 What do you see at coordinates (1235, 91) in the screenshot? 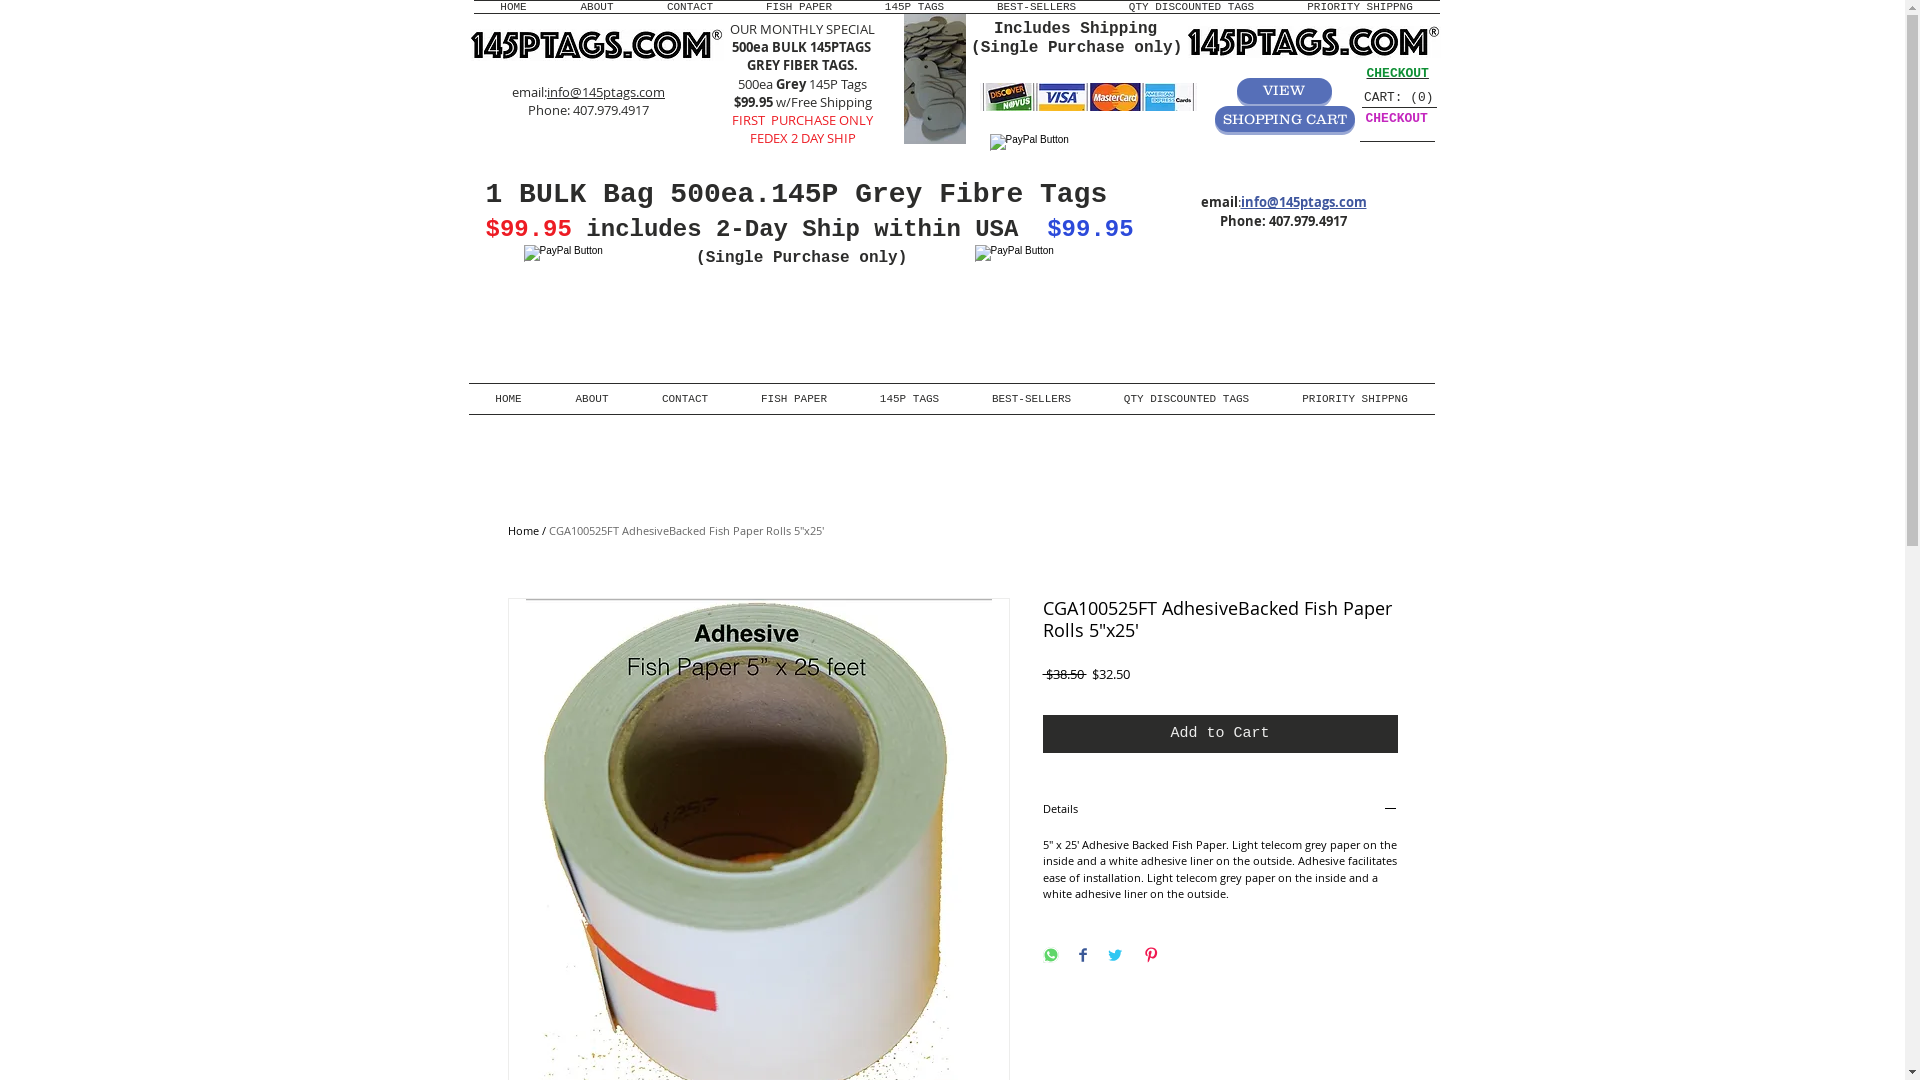
I see `'VIEW'` at bounding box center [1235, 91].